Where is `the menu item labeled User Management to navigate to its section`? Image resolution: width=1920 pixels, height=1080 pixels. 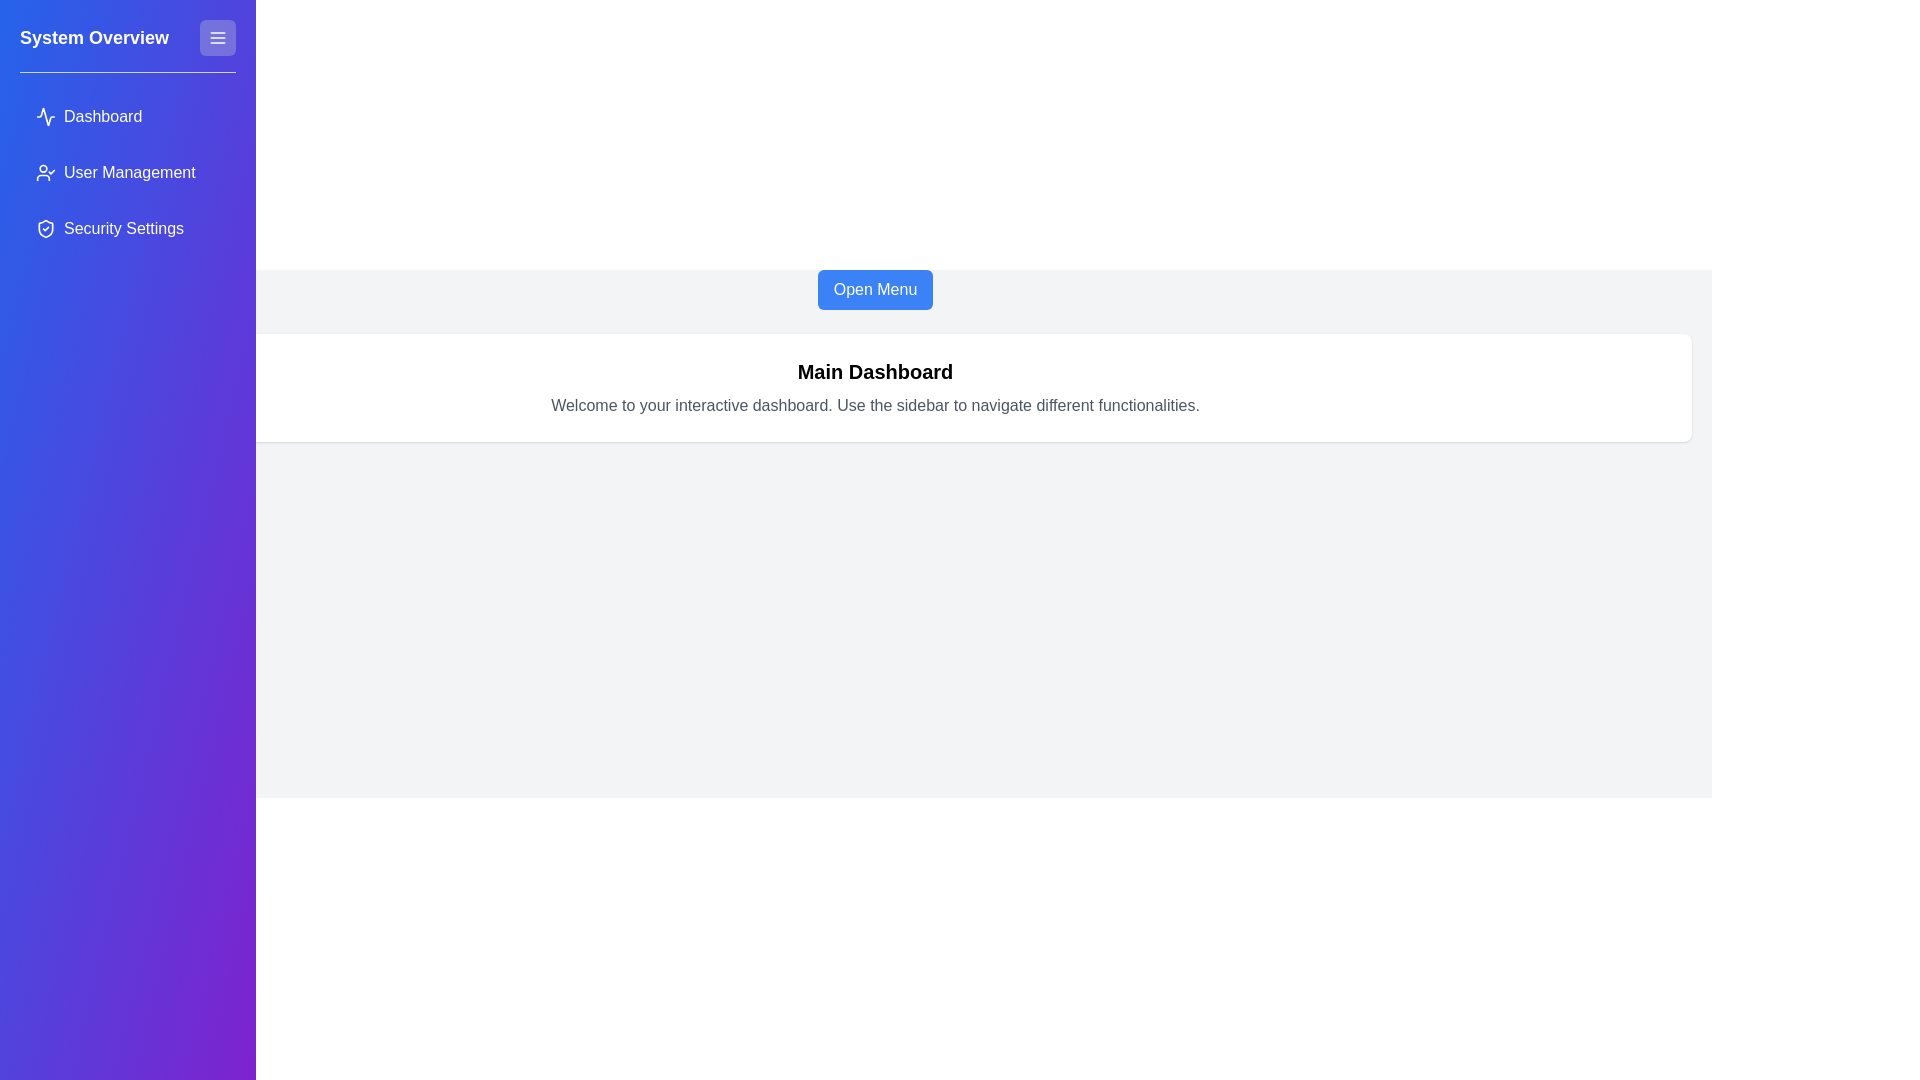 the menu item labeled User Management to navigate to its section is located at coordinates (127, 172).